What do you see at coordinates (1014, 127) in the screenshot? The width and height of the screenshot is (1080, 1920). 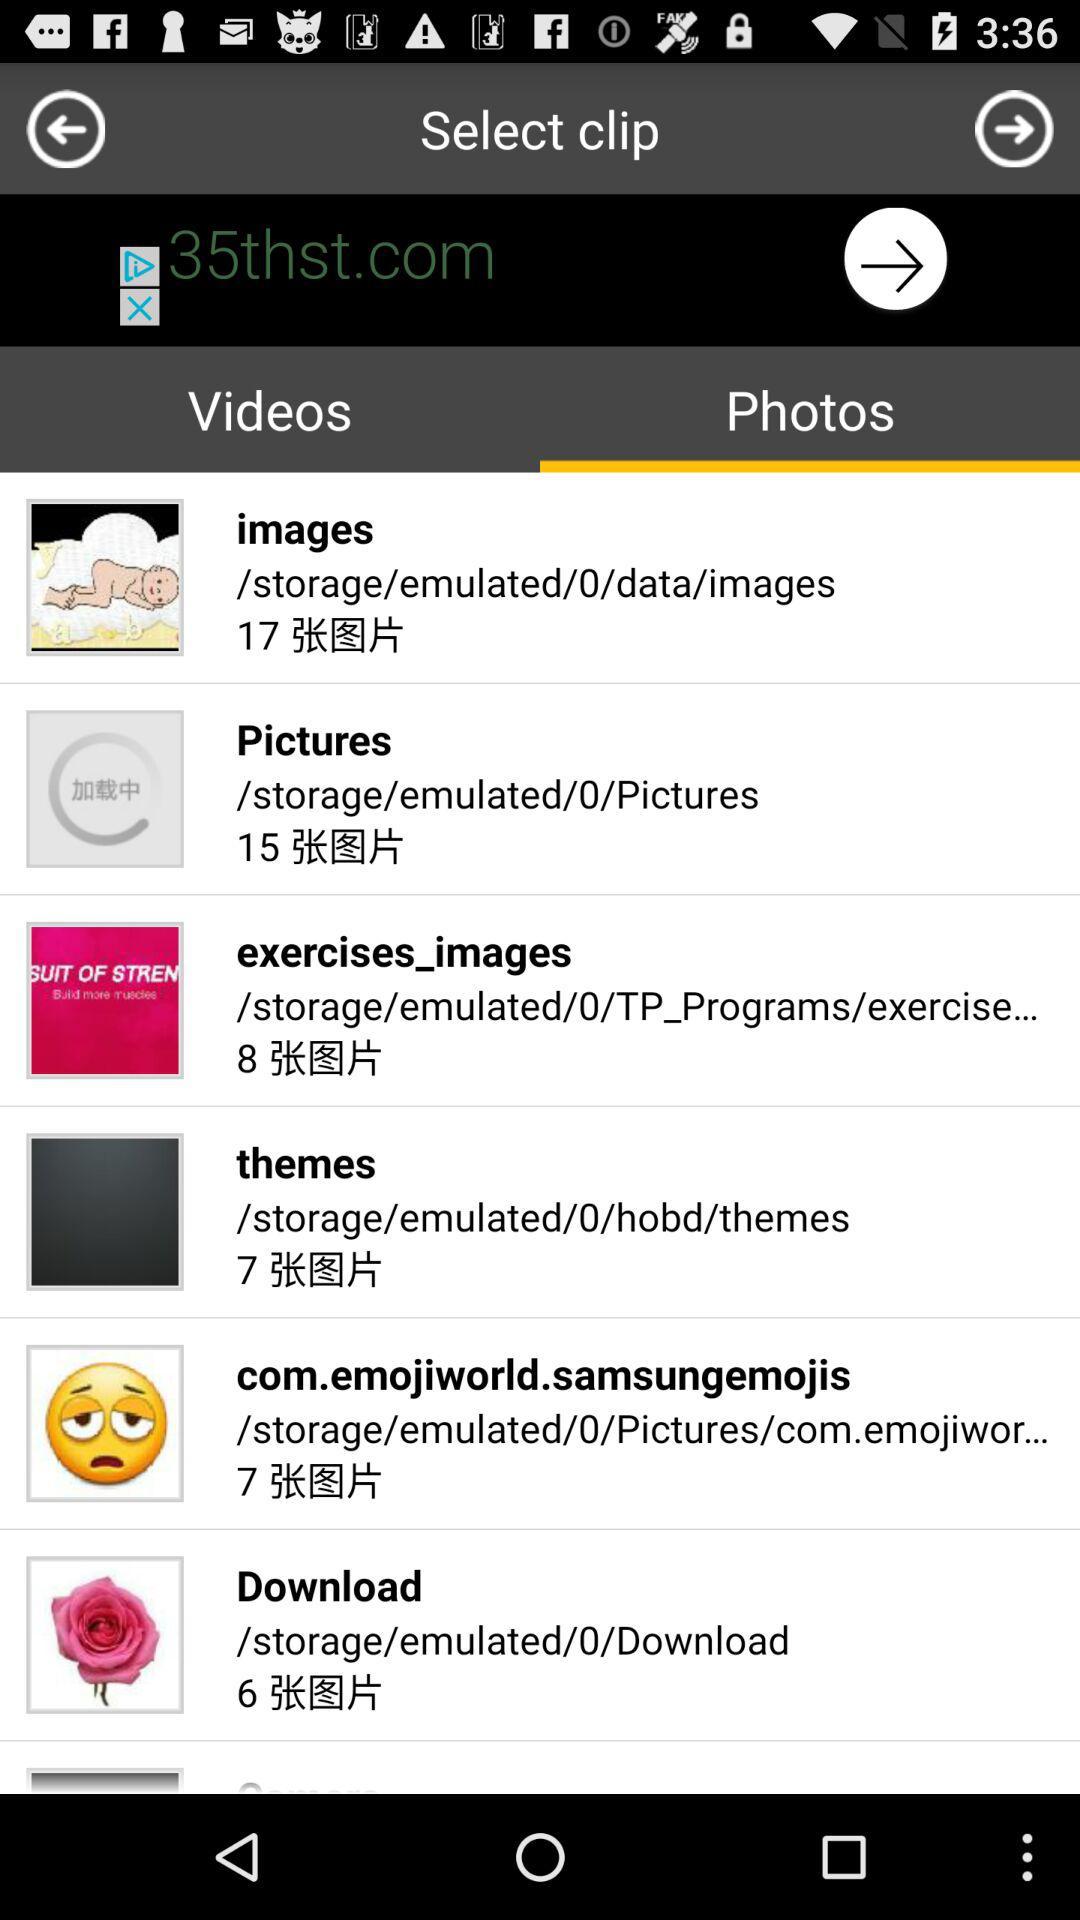 I see `go back` at bounding box center [1014, 127].